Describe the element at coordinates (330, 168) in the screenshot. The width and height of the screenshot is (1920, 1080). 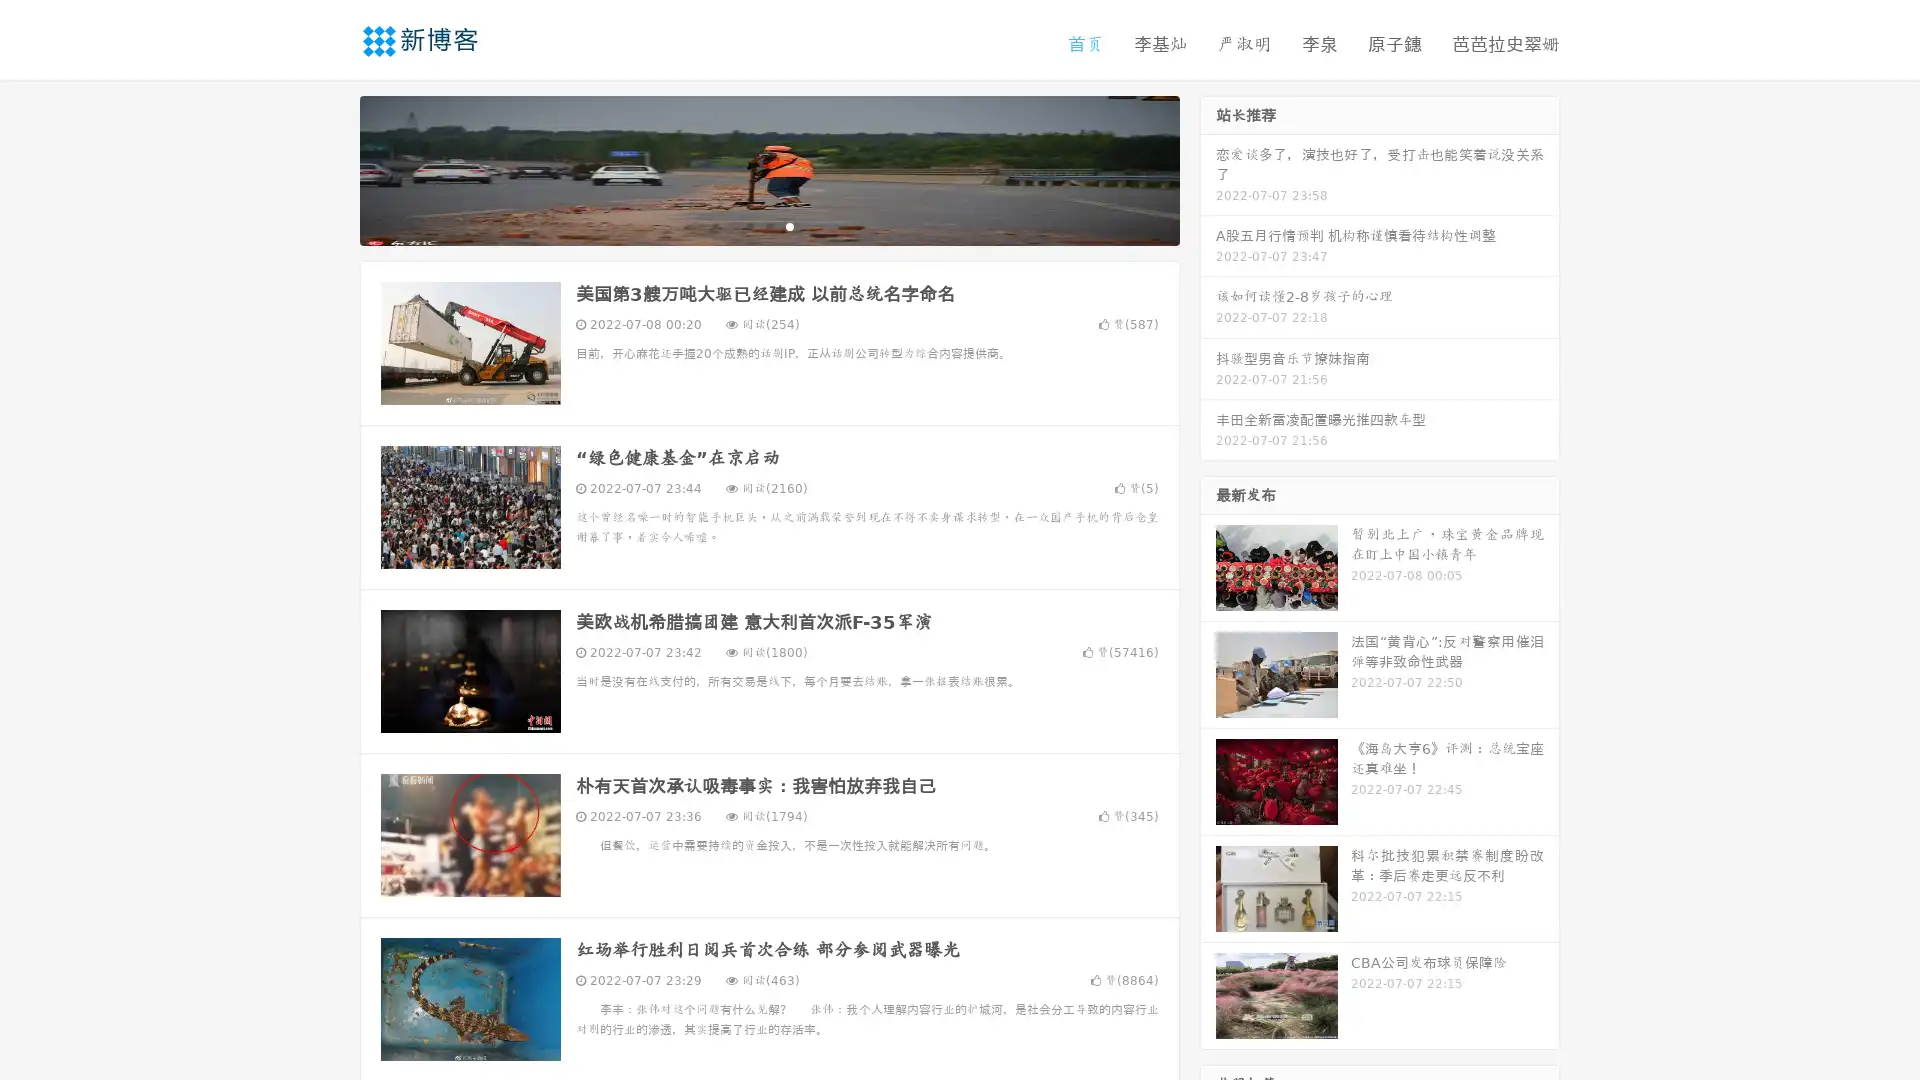
I see `Previous slide` at that location.